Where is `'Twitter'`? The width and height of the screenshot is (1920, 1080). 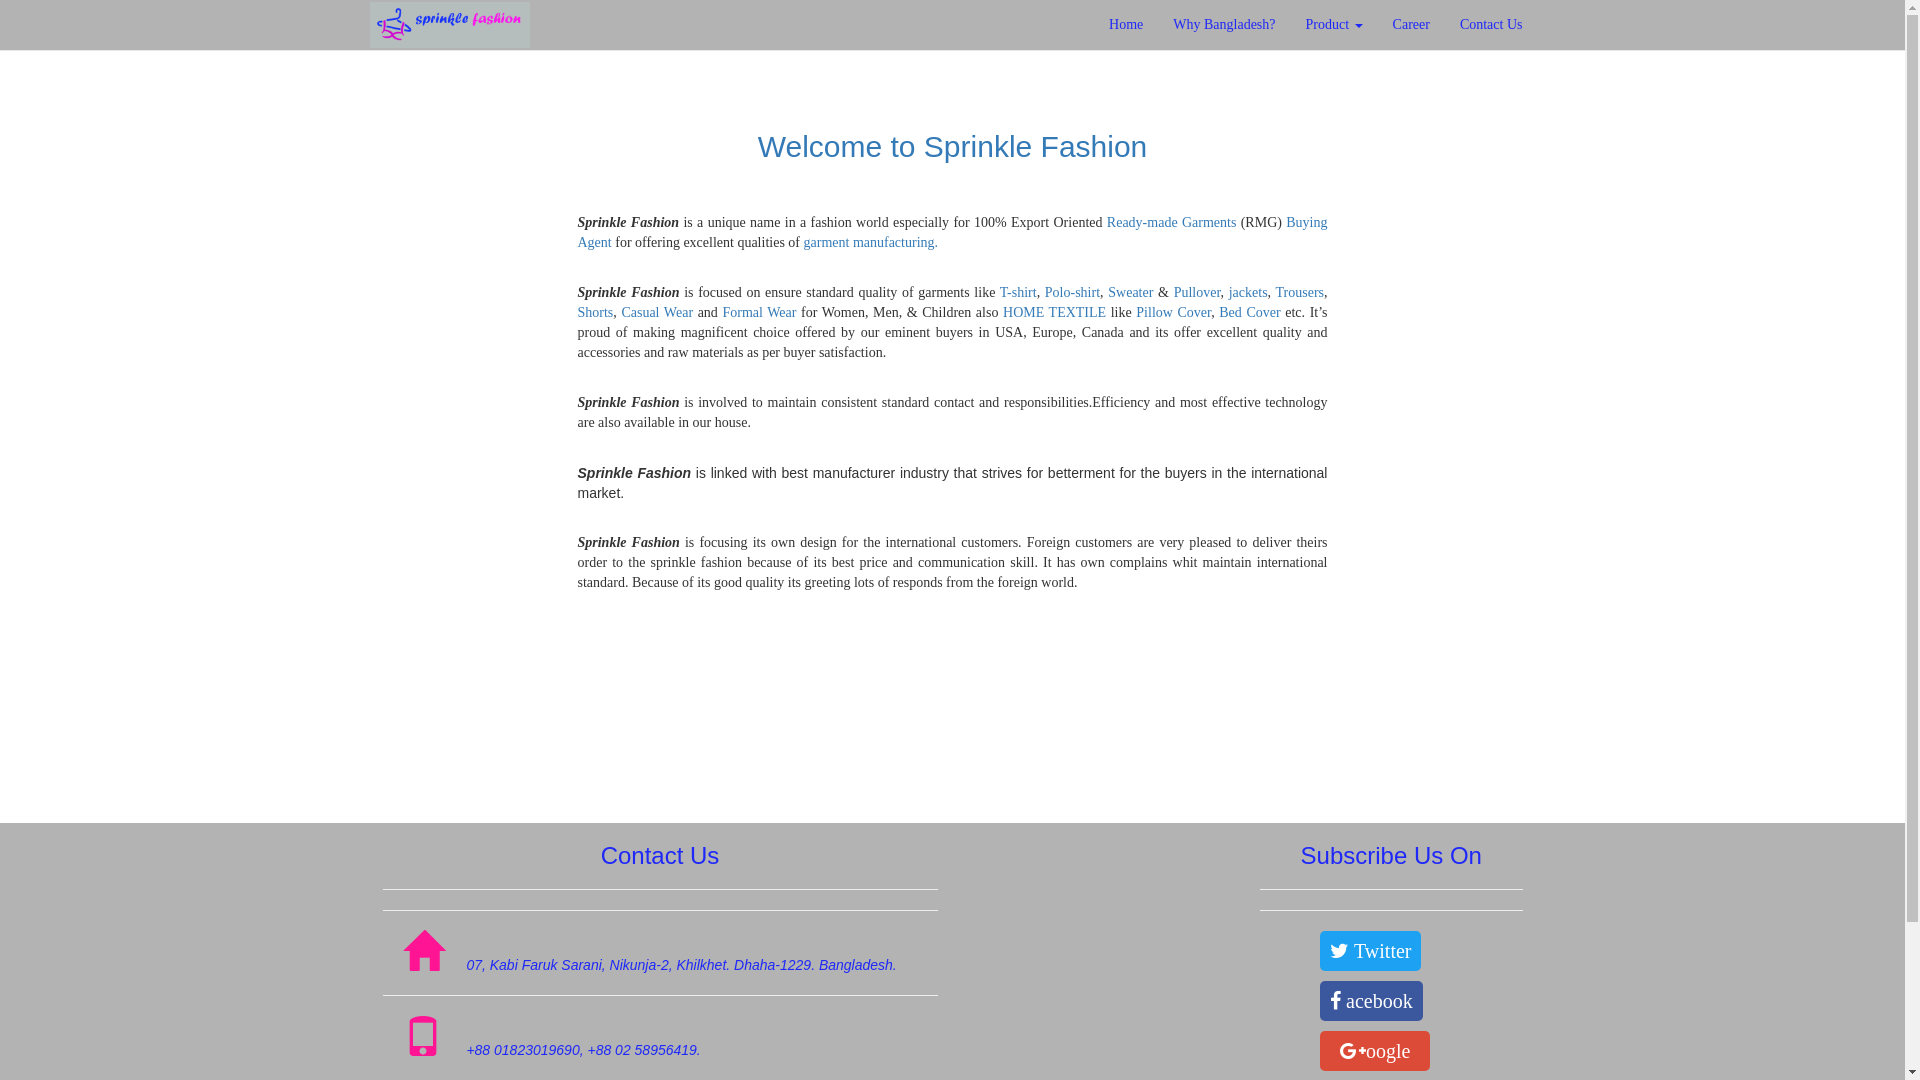 'Twitter' is located at coordinates (1369, 950).